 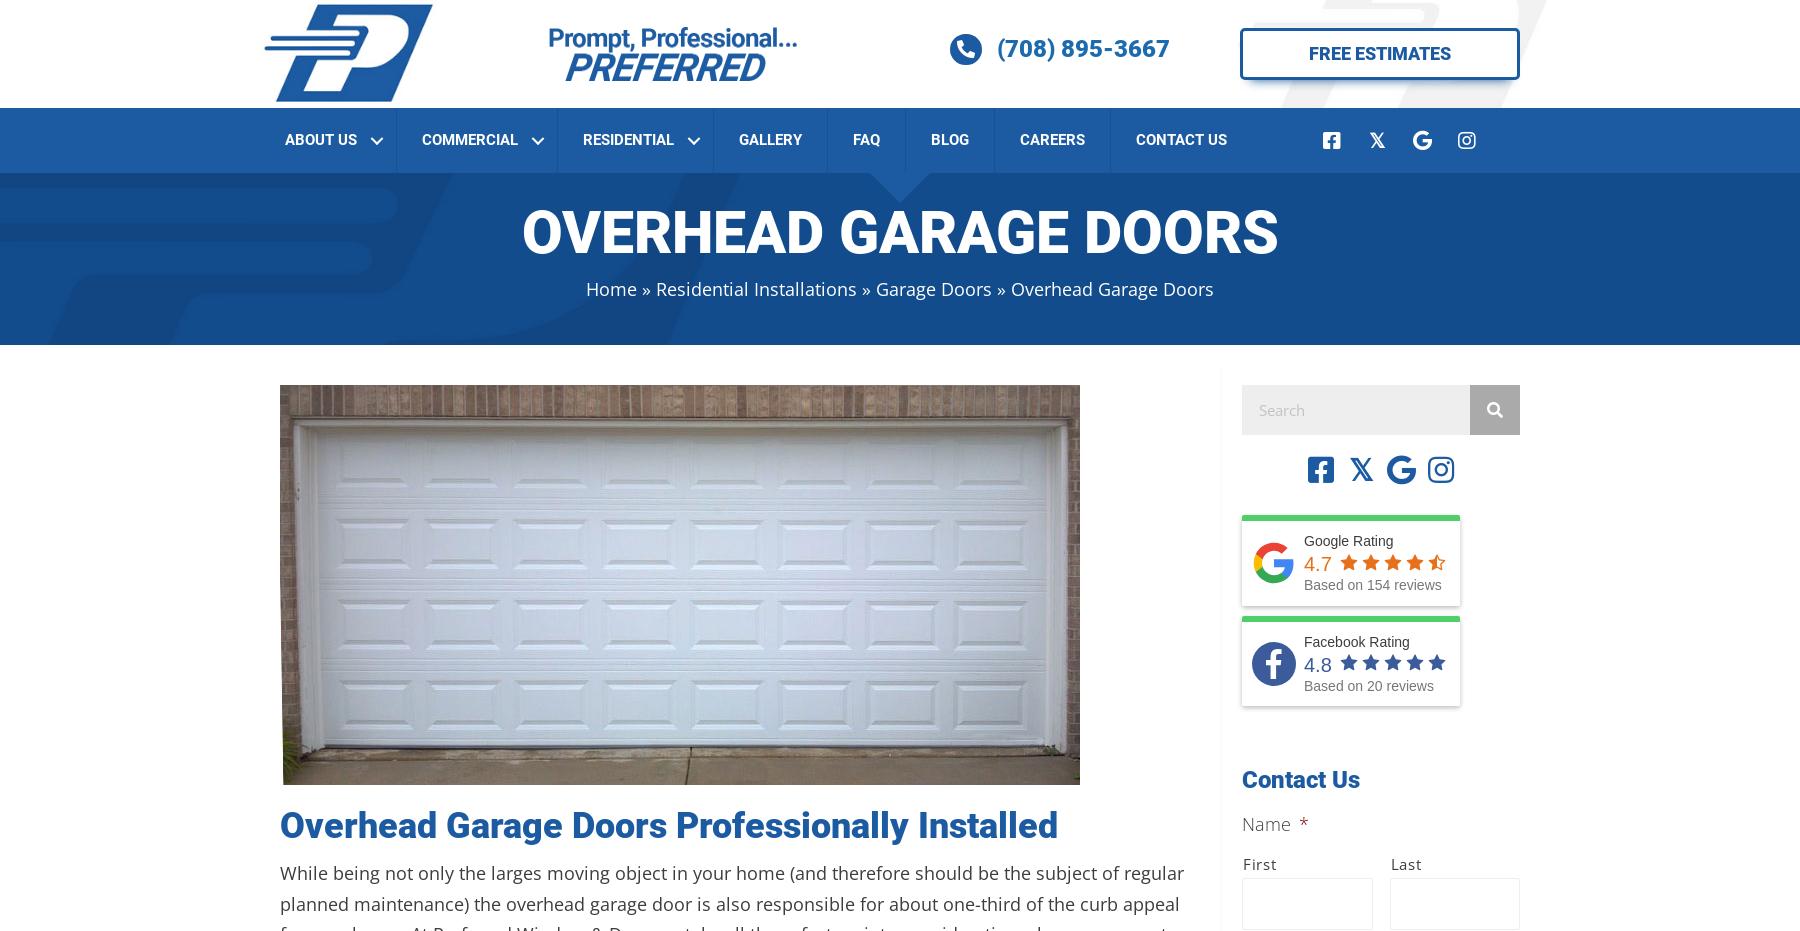 I want to click on 'Blog', so click(x=949, y=137).